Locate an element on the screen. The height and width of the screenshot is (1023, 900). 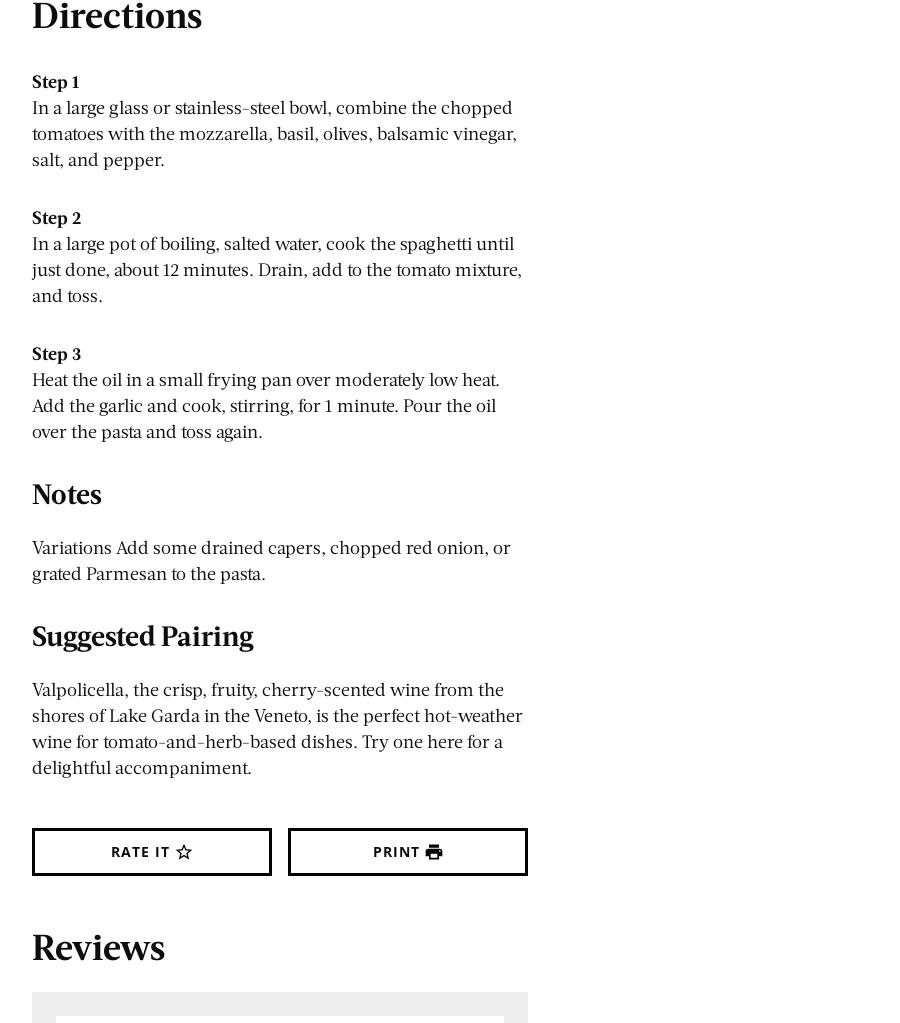
'Valpolicella, the crisp, fruity, cherry-scented wine from the shores of Lake Garda in the Veneto, is the perfect hot-weather wine for tomato-and-herb-based dishes. Try one here for a delightful accompaniment.' is located at coordinates (276, 727).